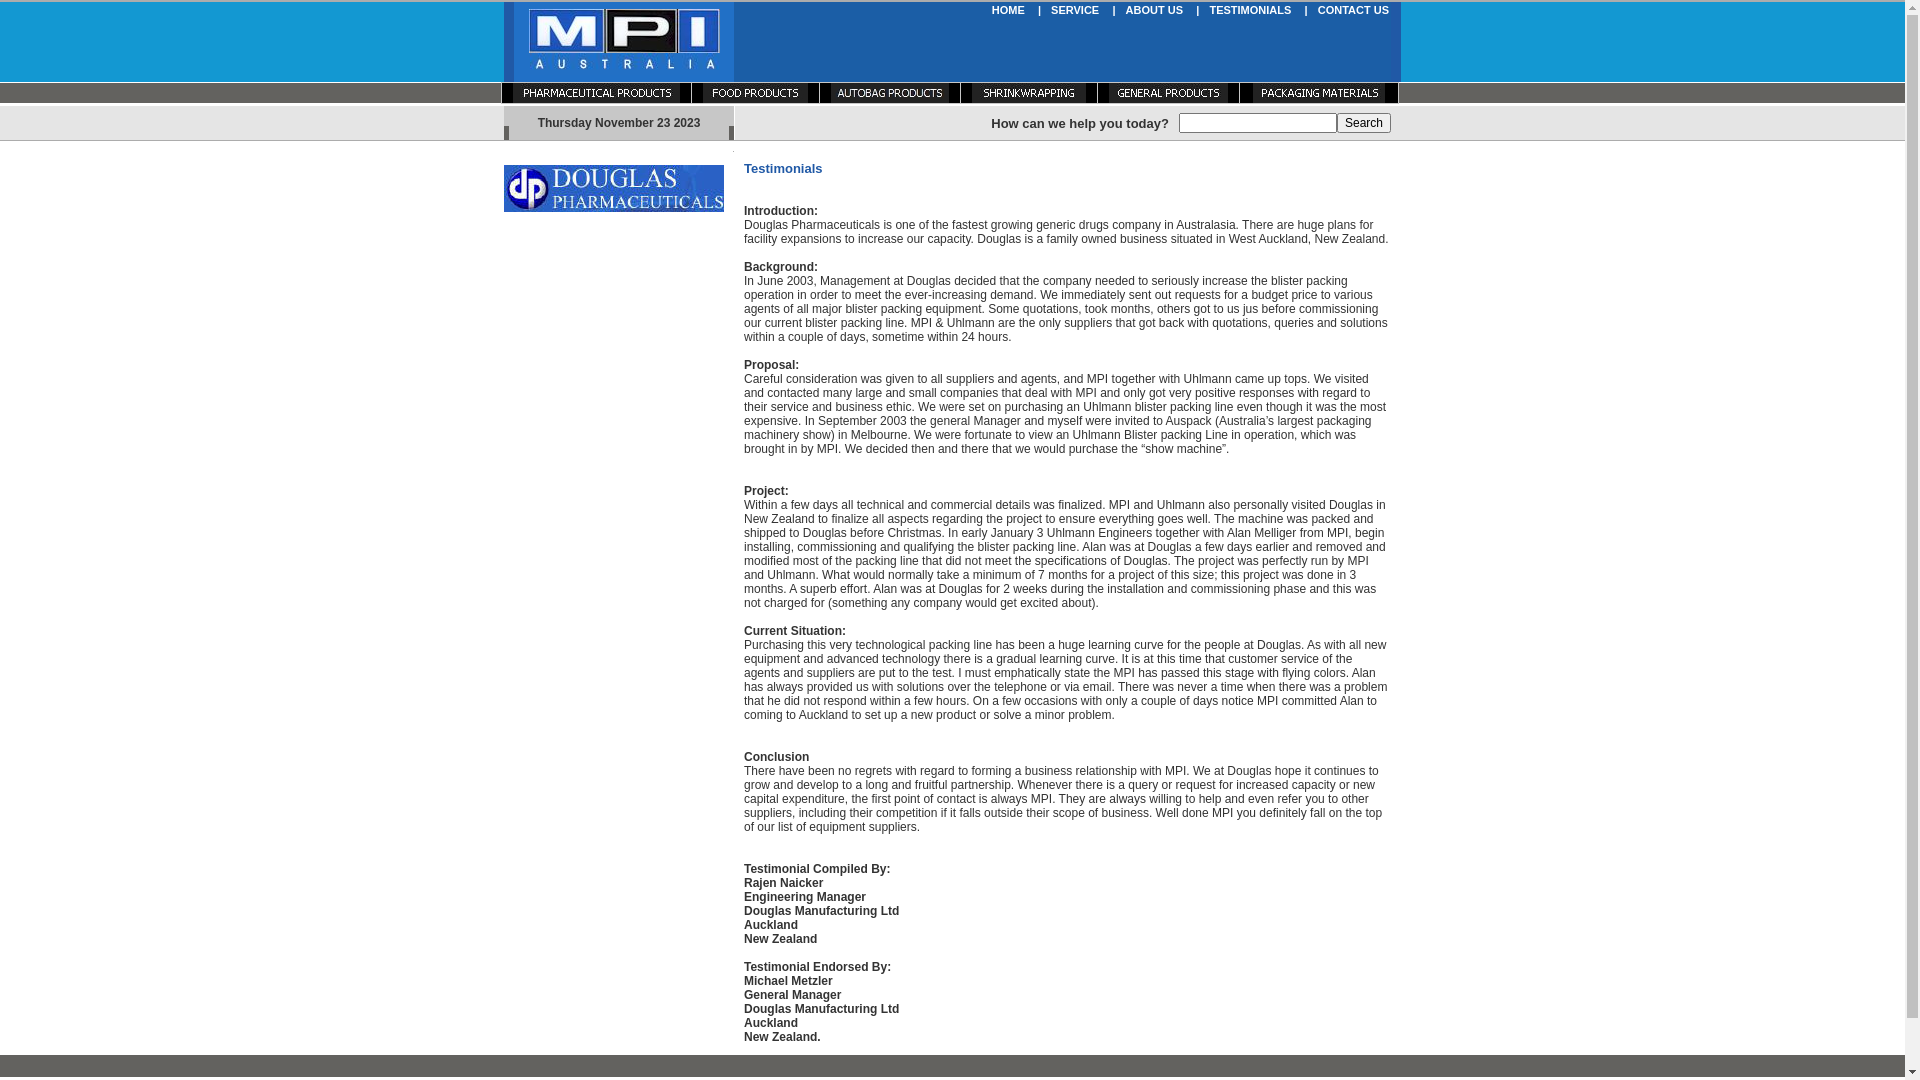 The width and height of the screenshot is (1920, 1080). What do you see at coordinates (1362, 123) in the screenshot?
I see `'Search'` at bounding box center [1362, 123].